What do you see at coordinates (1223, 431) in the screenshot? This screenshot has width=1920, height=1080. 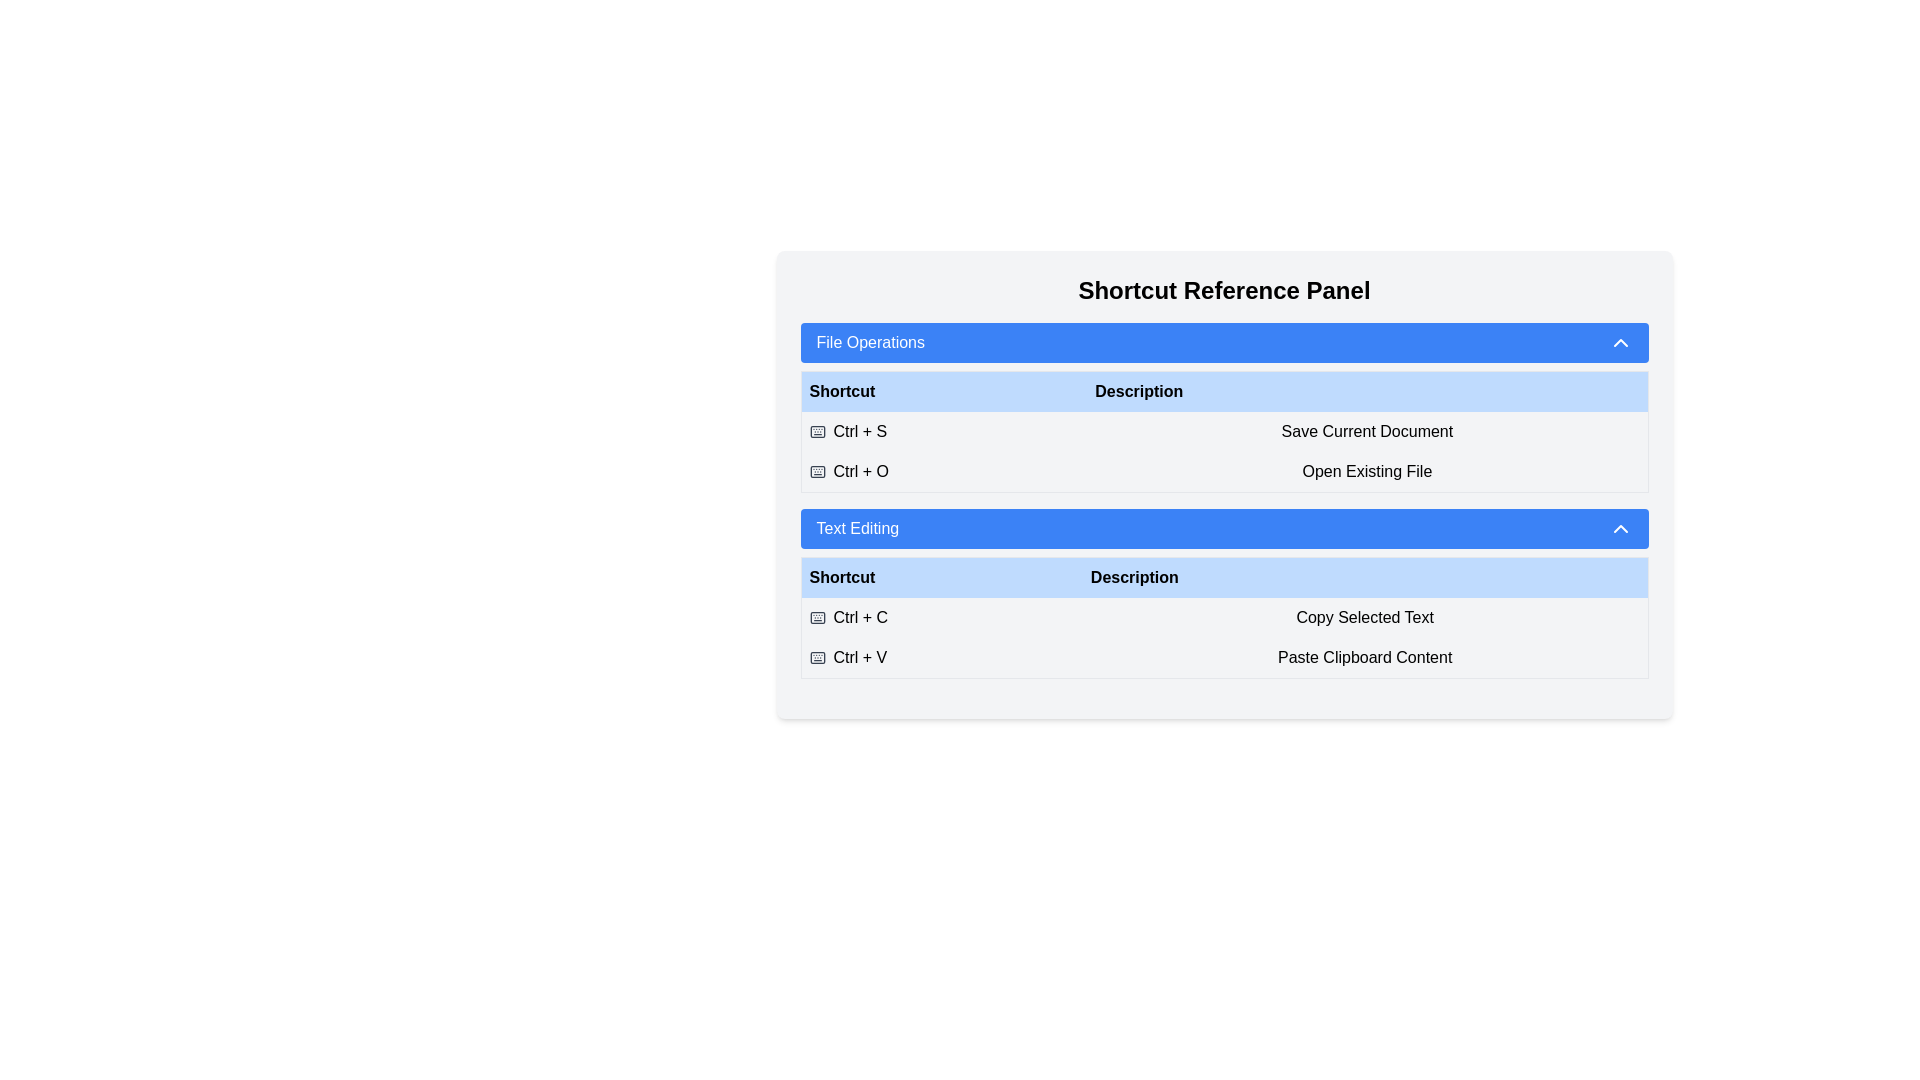 I see `the table row displaying keyboard shortcuts and their descriptions located in the 'File Operations' section, under the headings 'Shortcut' and 'Description'` at bounding box center [1223, 431].